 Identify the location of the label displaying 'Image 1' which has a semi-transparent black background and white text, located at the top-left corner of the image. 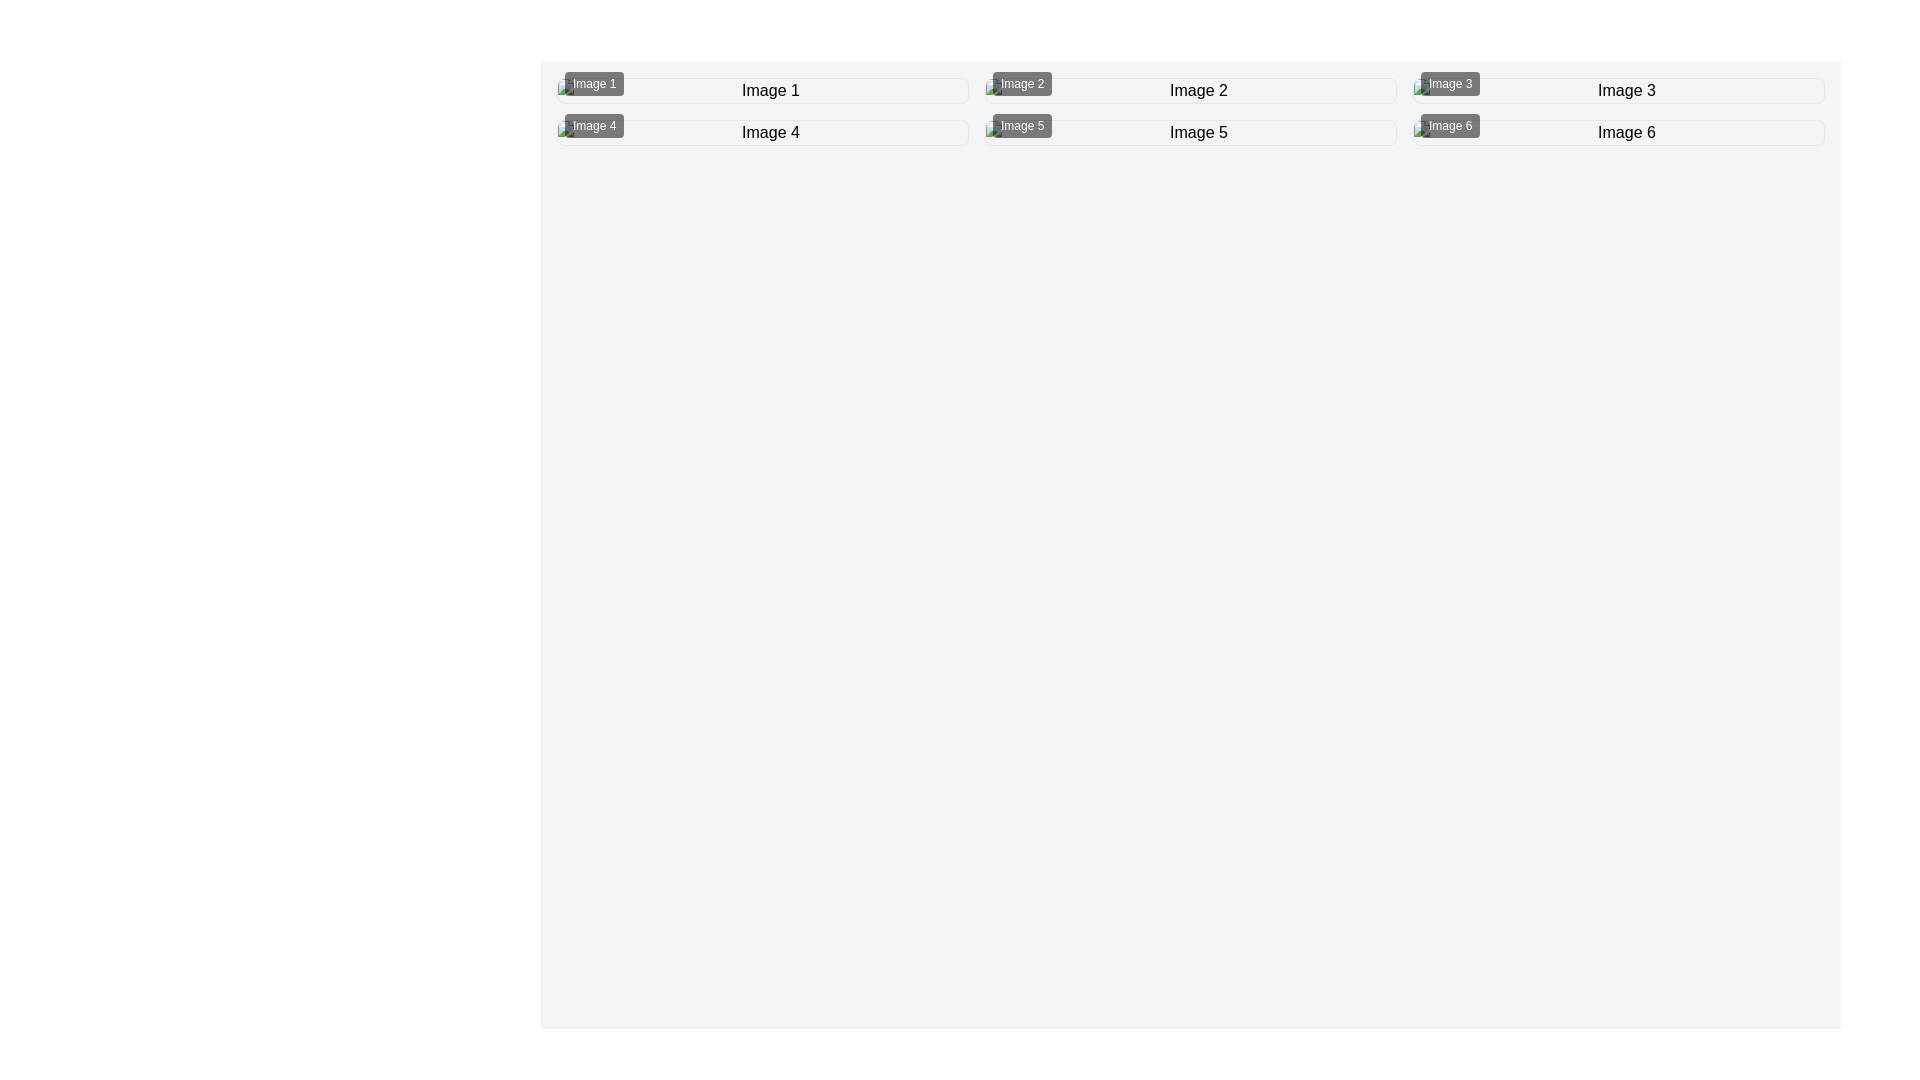
(593, 83).